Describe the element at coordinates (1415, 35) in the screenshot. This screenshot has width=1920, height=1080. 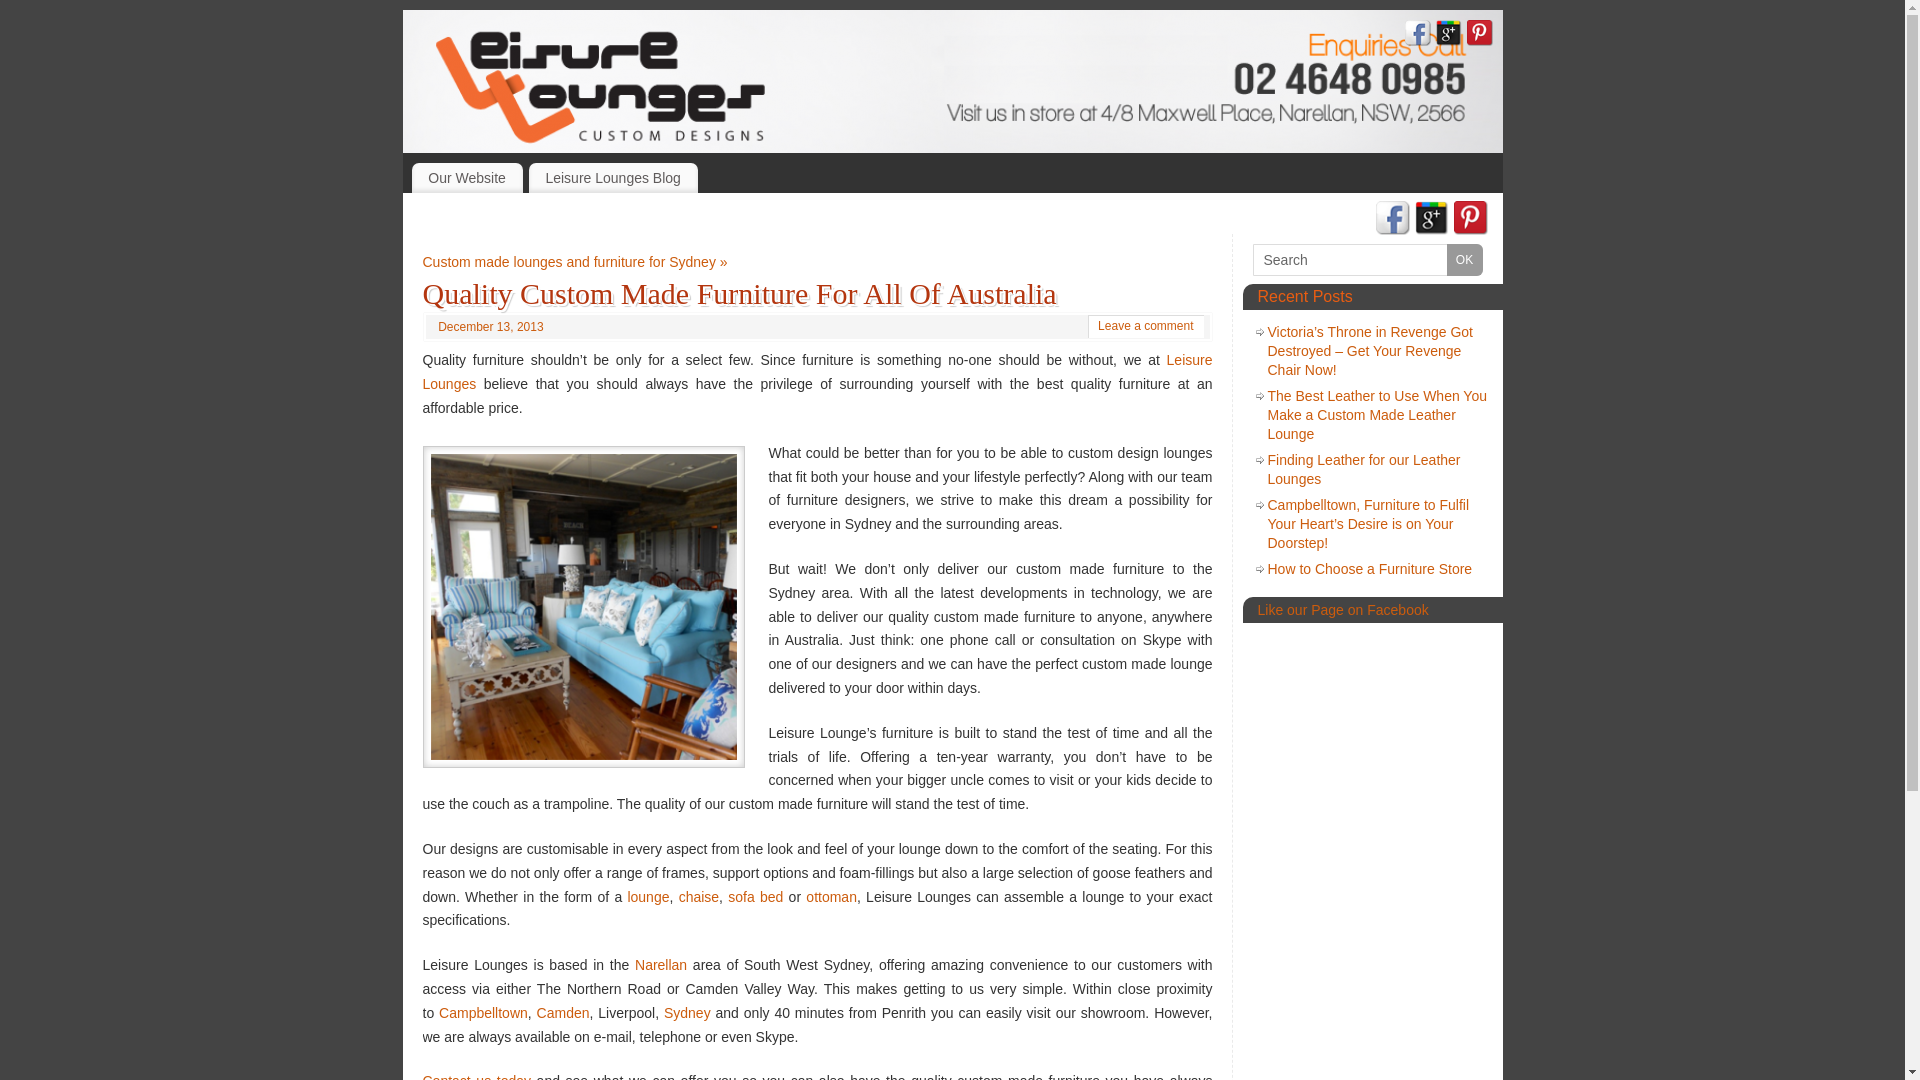
I see `'Facebook'` at that location.